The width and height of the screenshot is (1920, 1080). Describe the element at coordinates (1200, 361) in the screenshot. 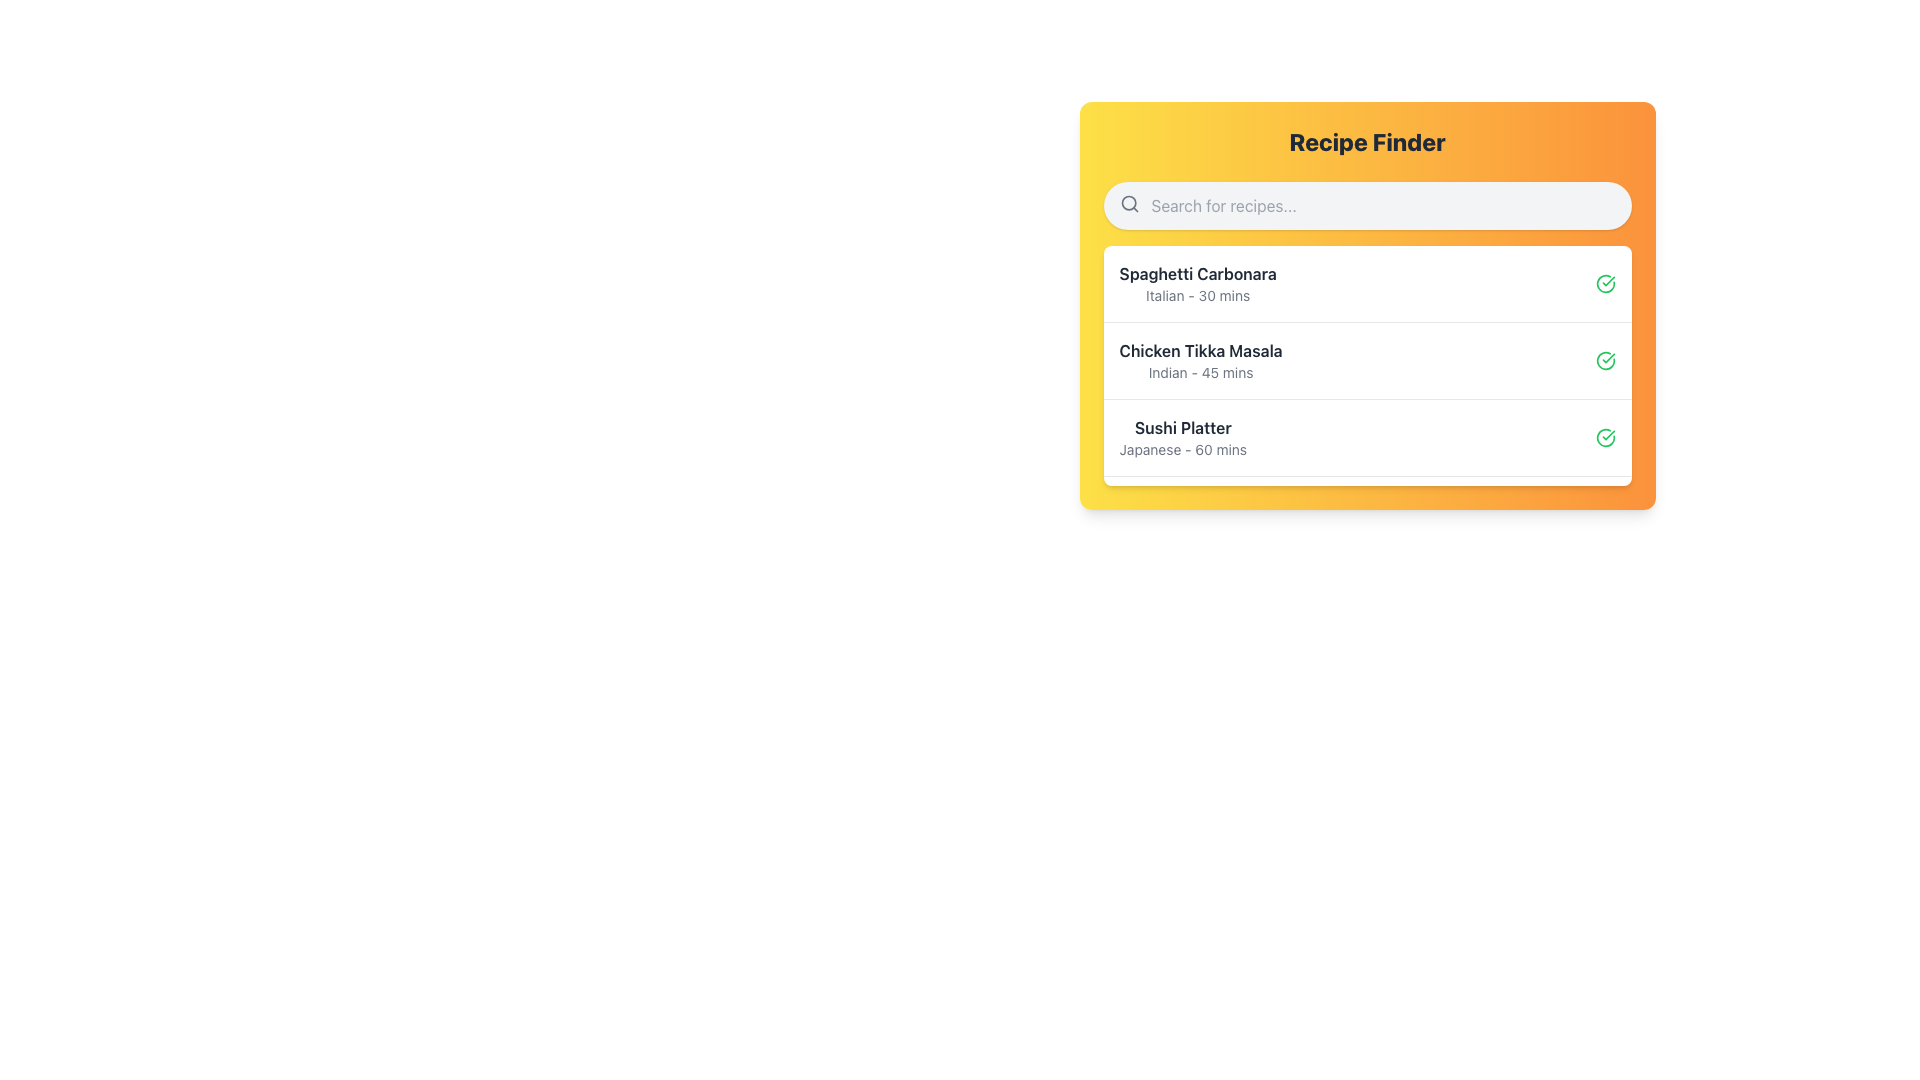

I see `on the 'Chicken Tikka Masala' text block located in the second row of the 'Recipe Finder' card` at that location.